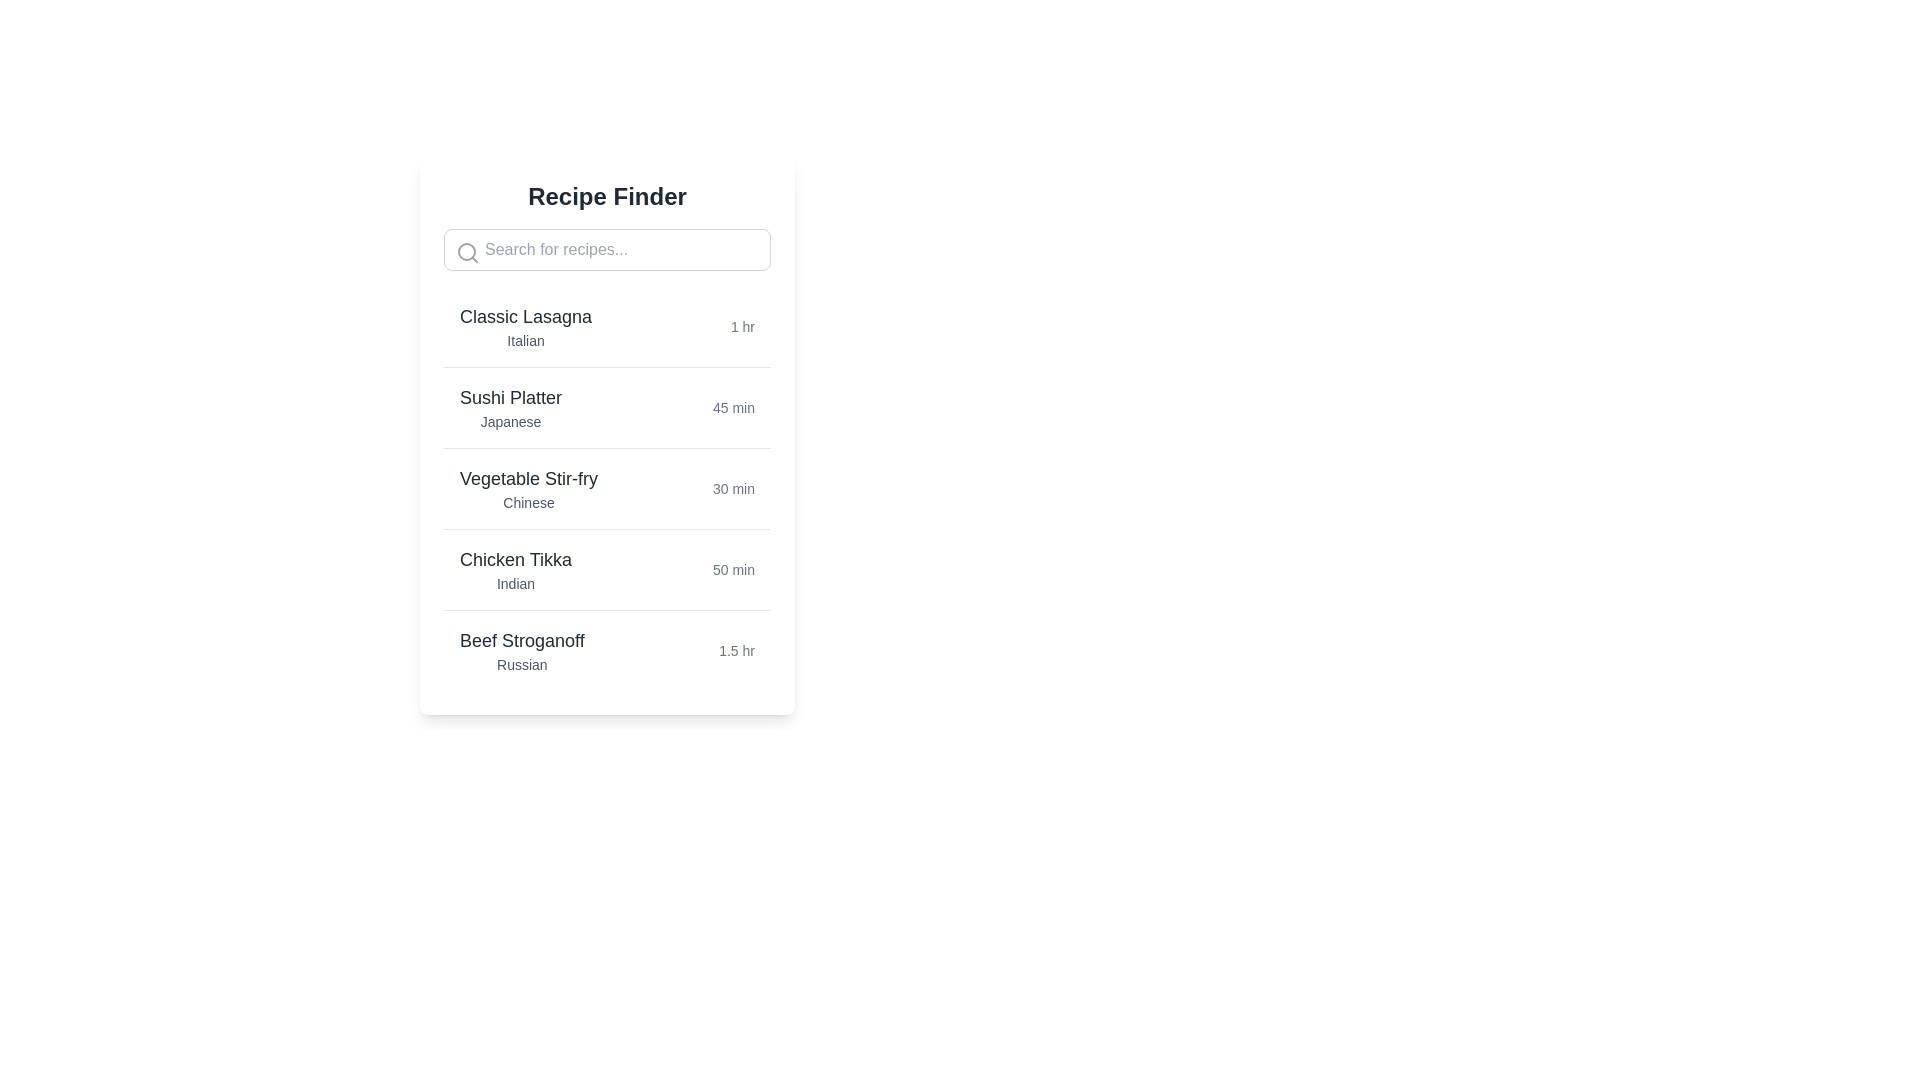 This screenshot has height=1080, width=1920. Describe the element at coordinates (511, 407) in the screenshot. I see `the 'Sushi Platter' text label in the Recipe Finder menu, which is located between 'Classic Lasagna' and 'Vegetable Stir-fry'` at that location.